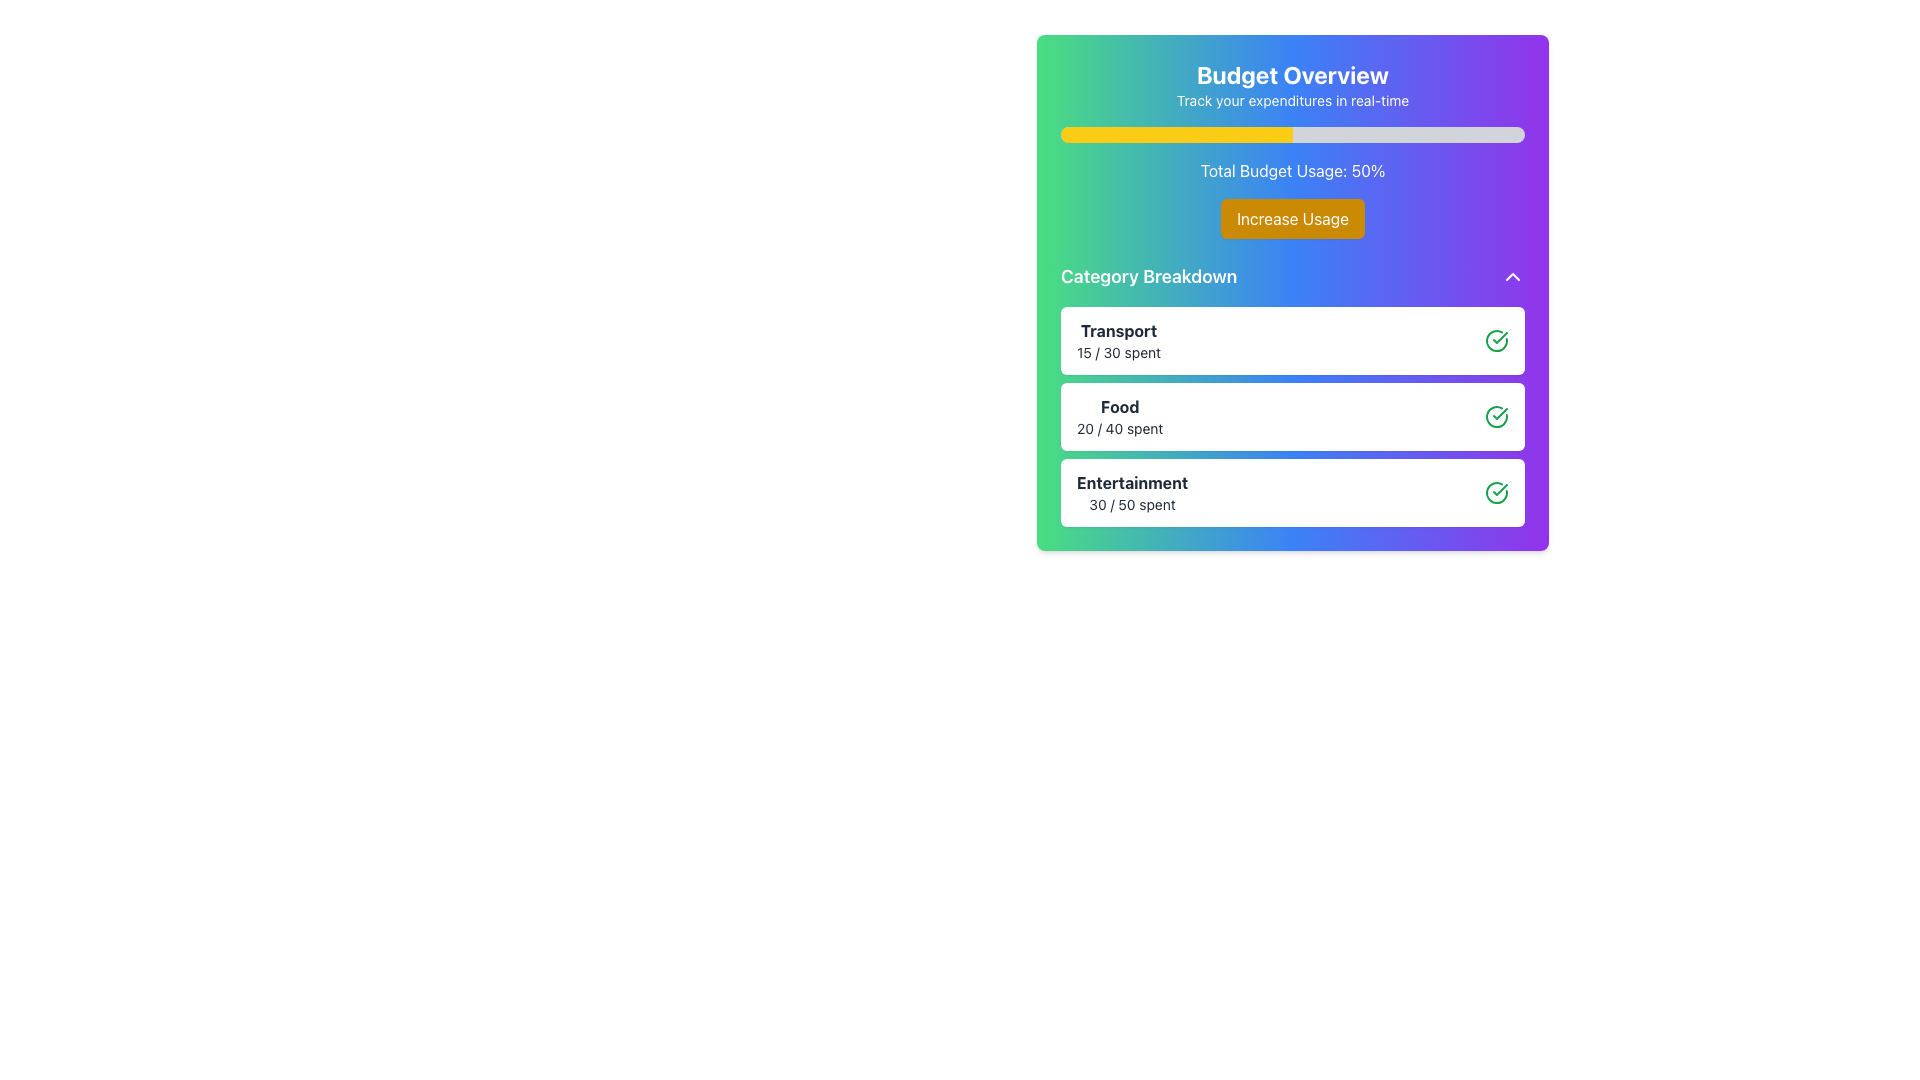 This screenshot has height=1080, width=1920. I want to click on the toggle button icon located to the right of the 'Category Breakdown' text, so click(1512, 277).